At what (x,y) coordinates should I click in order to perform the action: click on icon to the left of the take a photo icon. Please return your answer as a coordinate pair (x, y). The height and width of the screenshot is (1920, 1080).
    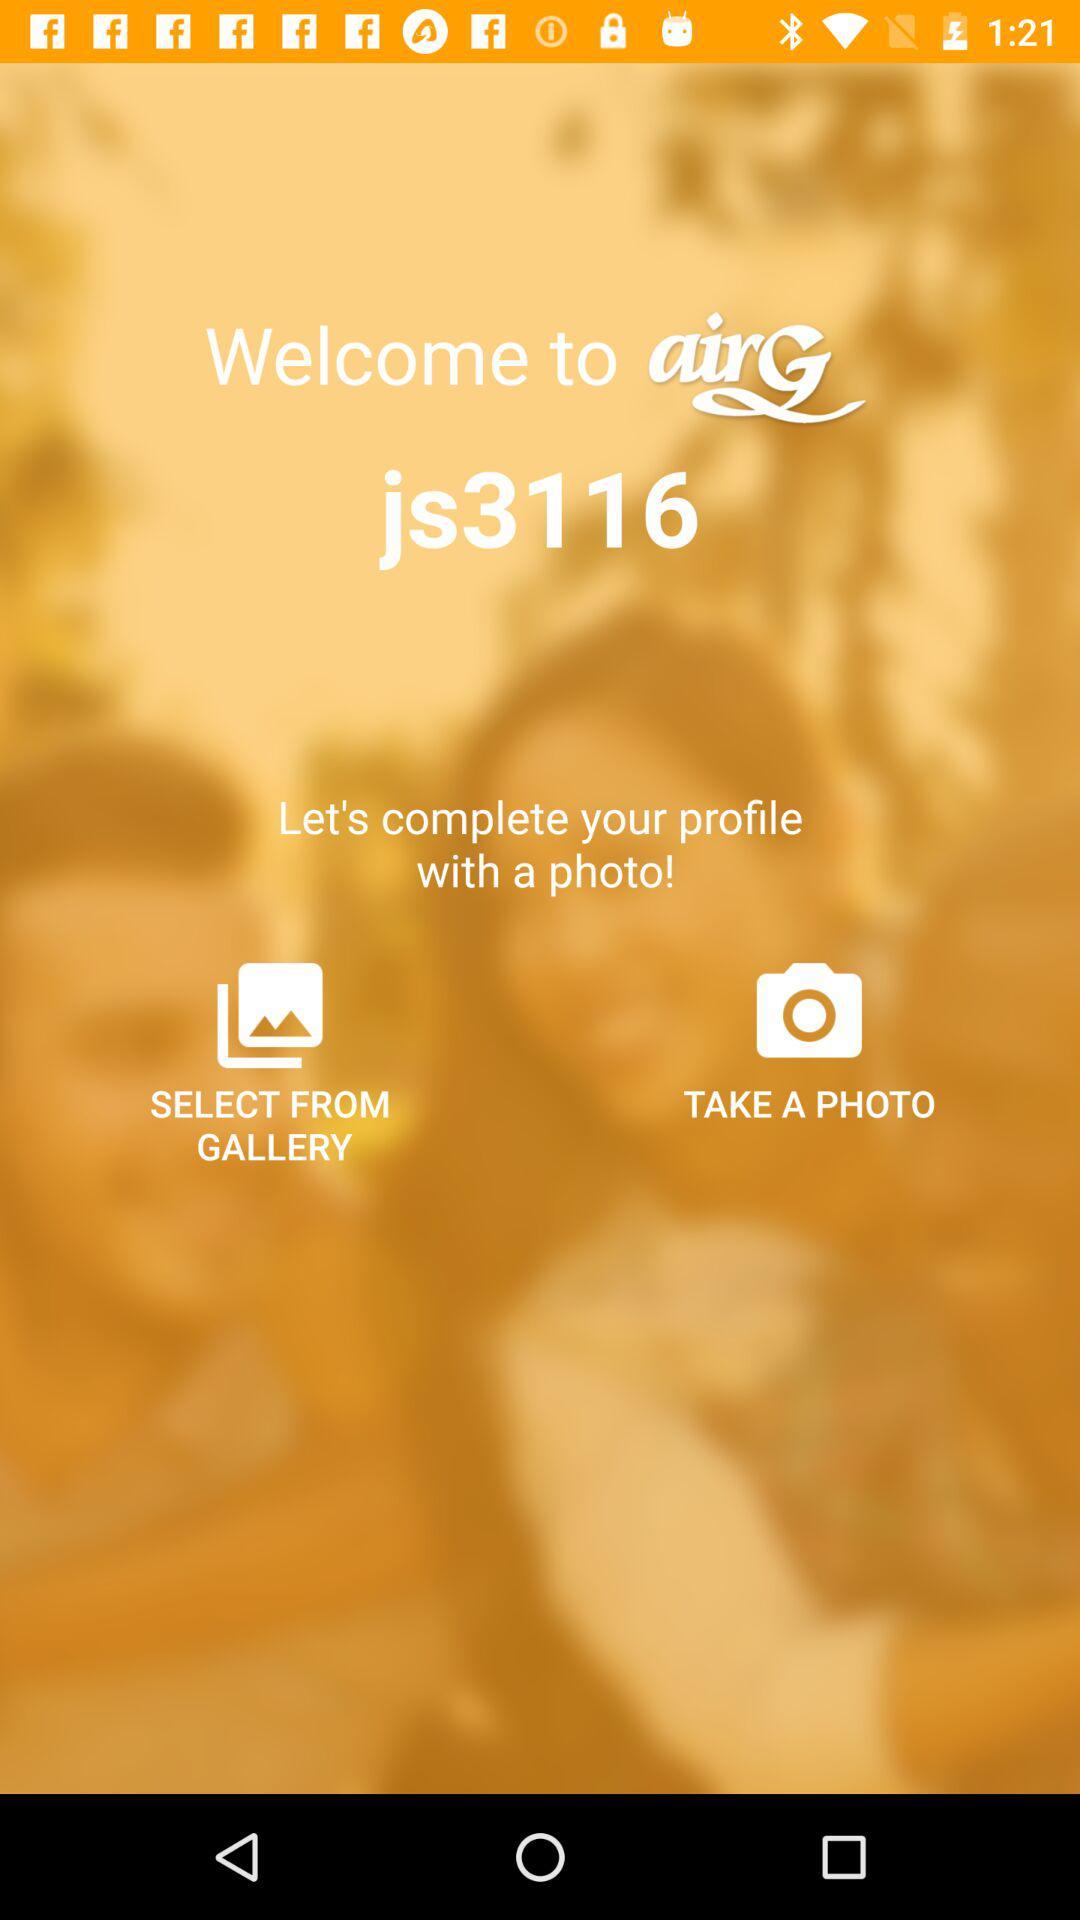
    Looking at the image, I should click on (270, 1060).